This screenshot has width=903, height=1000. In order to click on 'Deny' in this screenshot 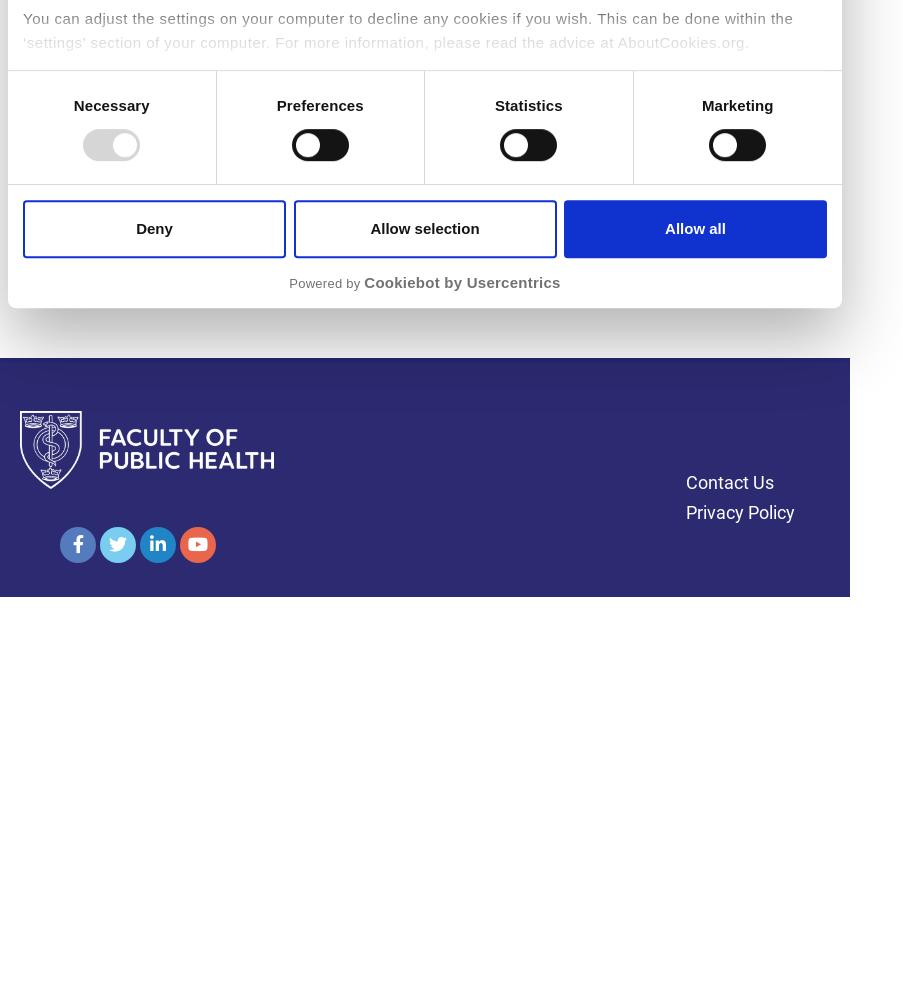, I will do `click(152, 226)`.